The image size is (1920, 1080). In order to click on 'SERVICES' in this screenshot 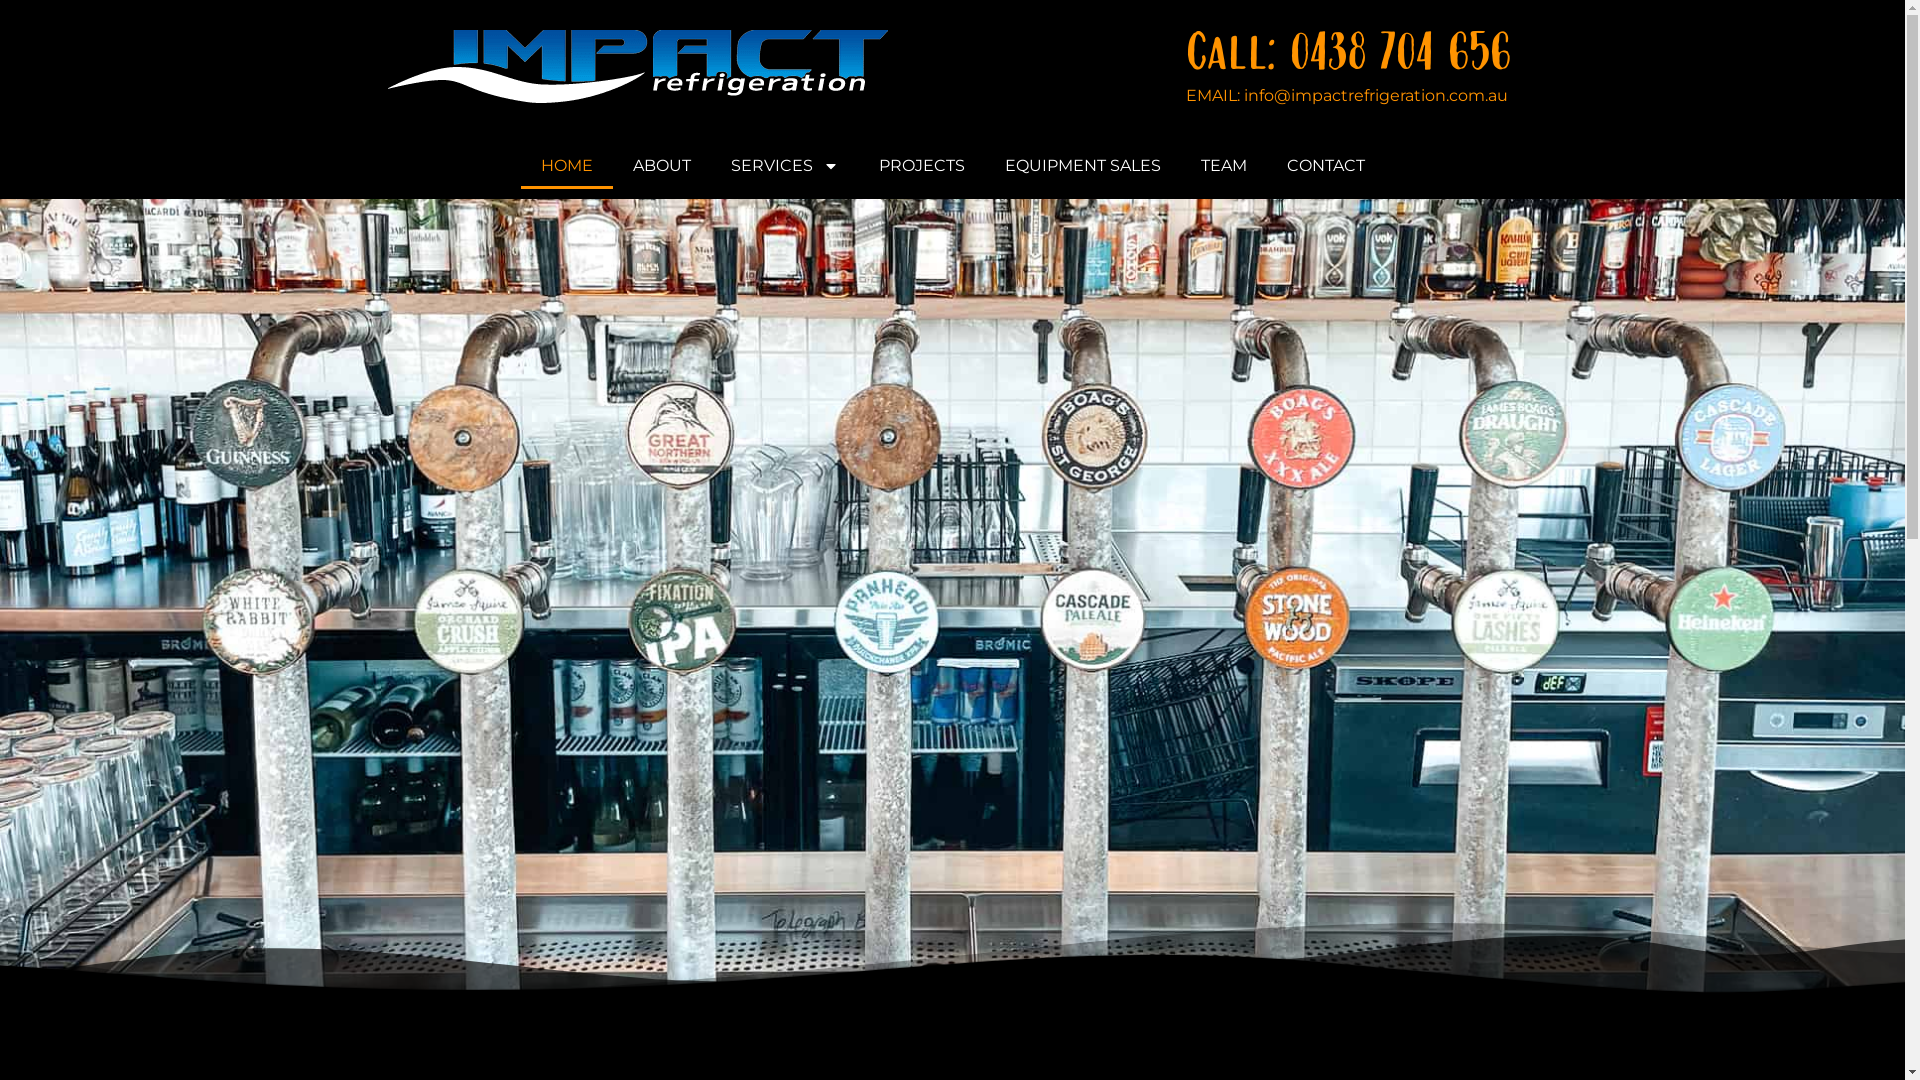, I will do `click(782, 164)`.